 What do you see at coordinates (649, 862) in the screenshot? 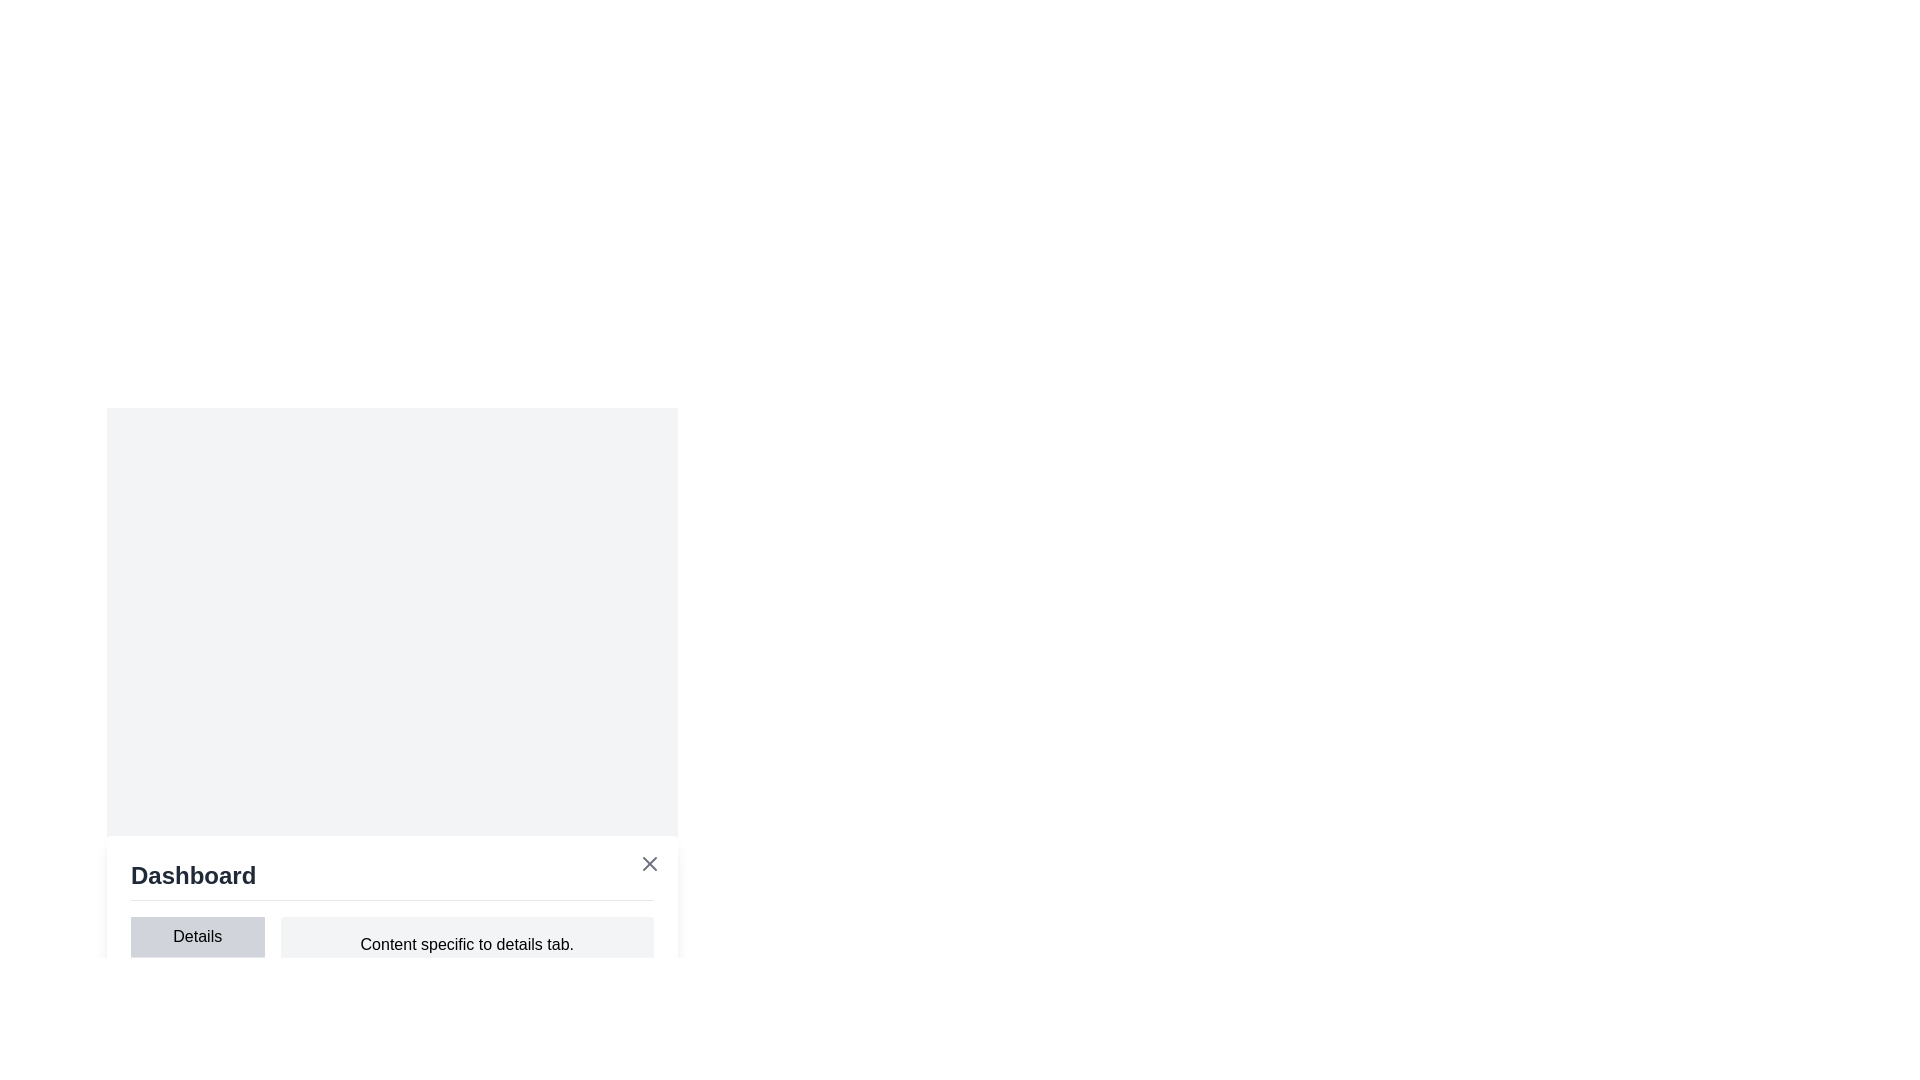
I see `the close button of the dialog to close it` at bounding box center [649, 862].